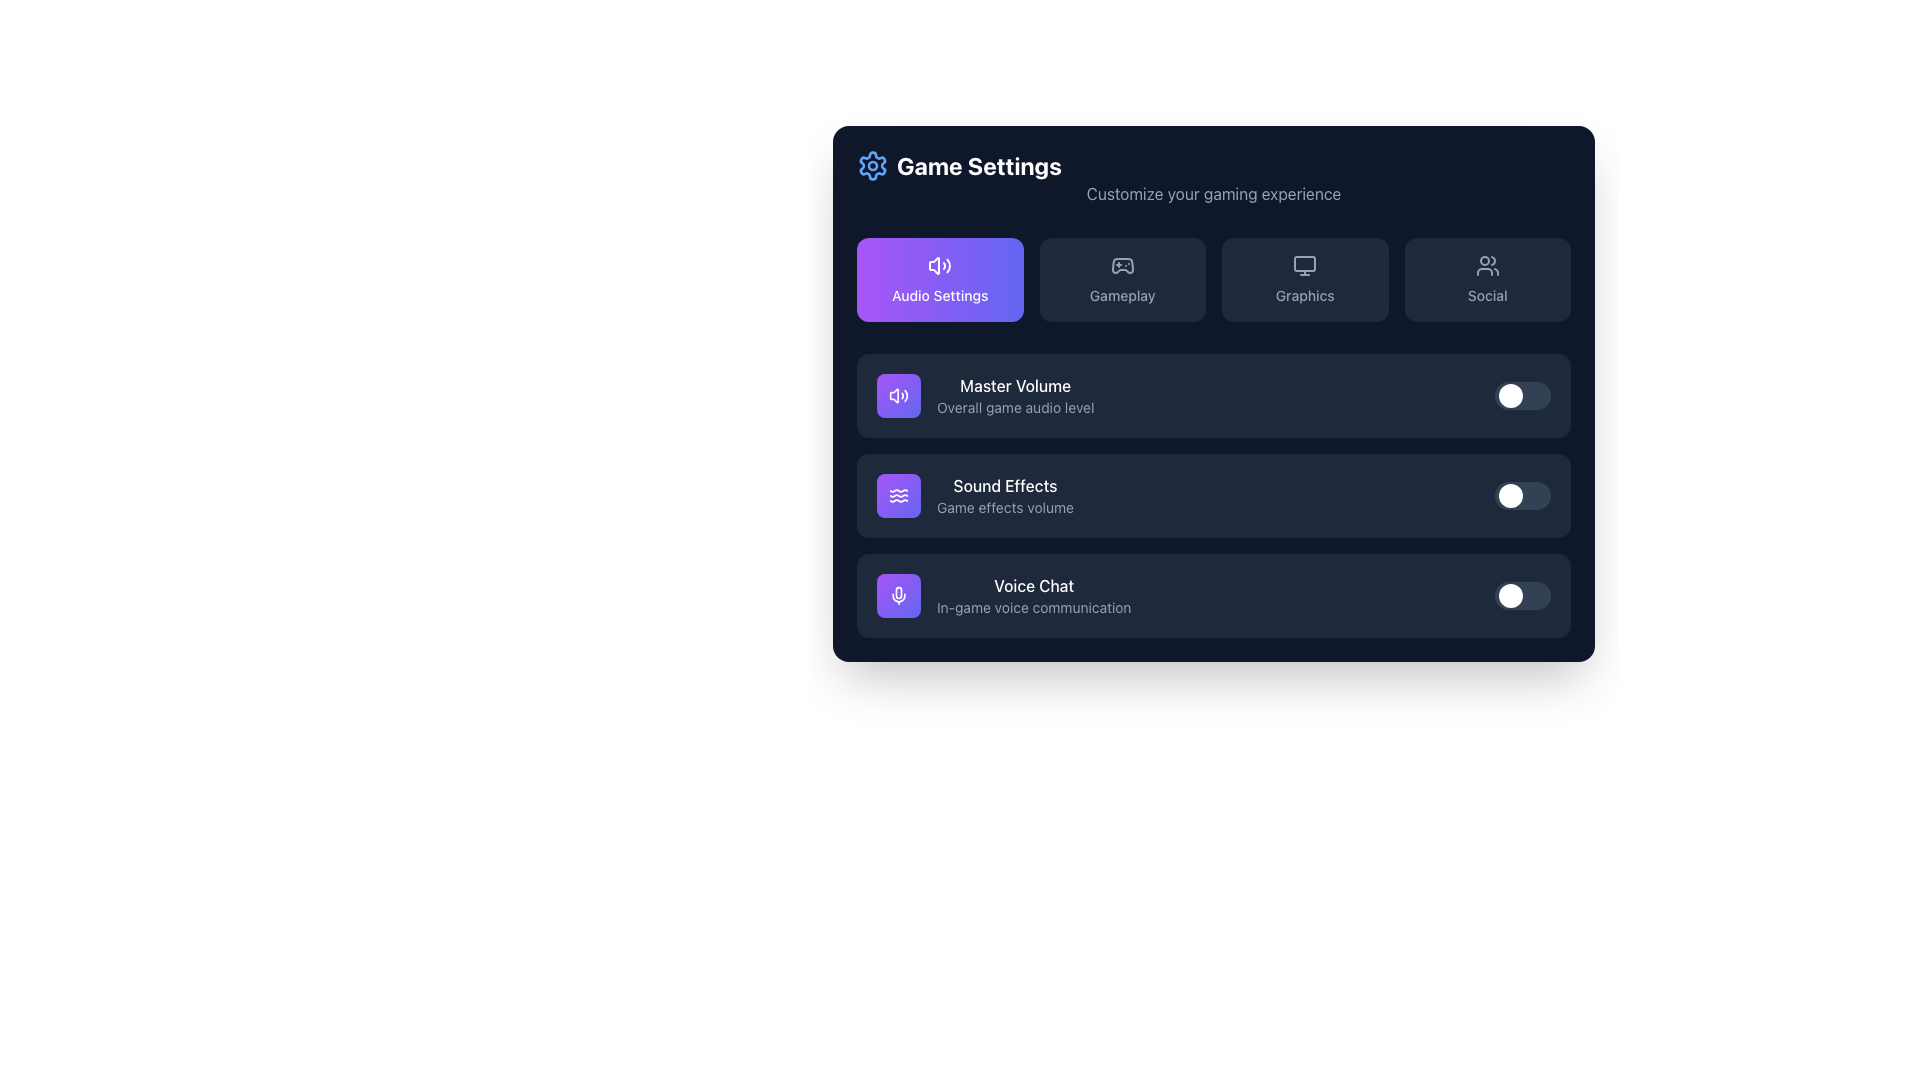 The image size is (1920, 1080). What do you see at coordinates (1005, 495) in the screenshot?
I see `the 'Sound Effects' text display element, which provides context for the game effects volume in the audio settings` at bounding box center [1005, 495].